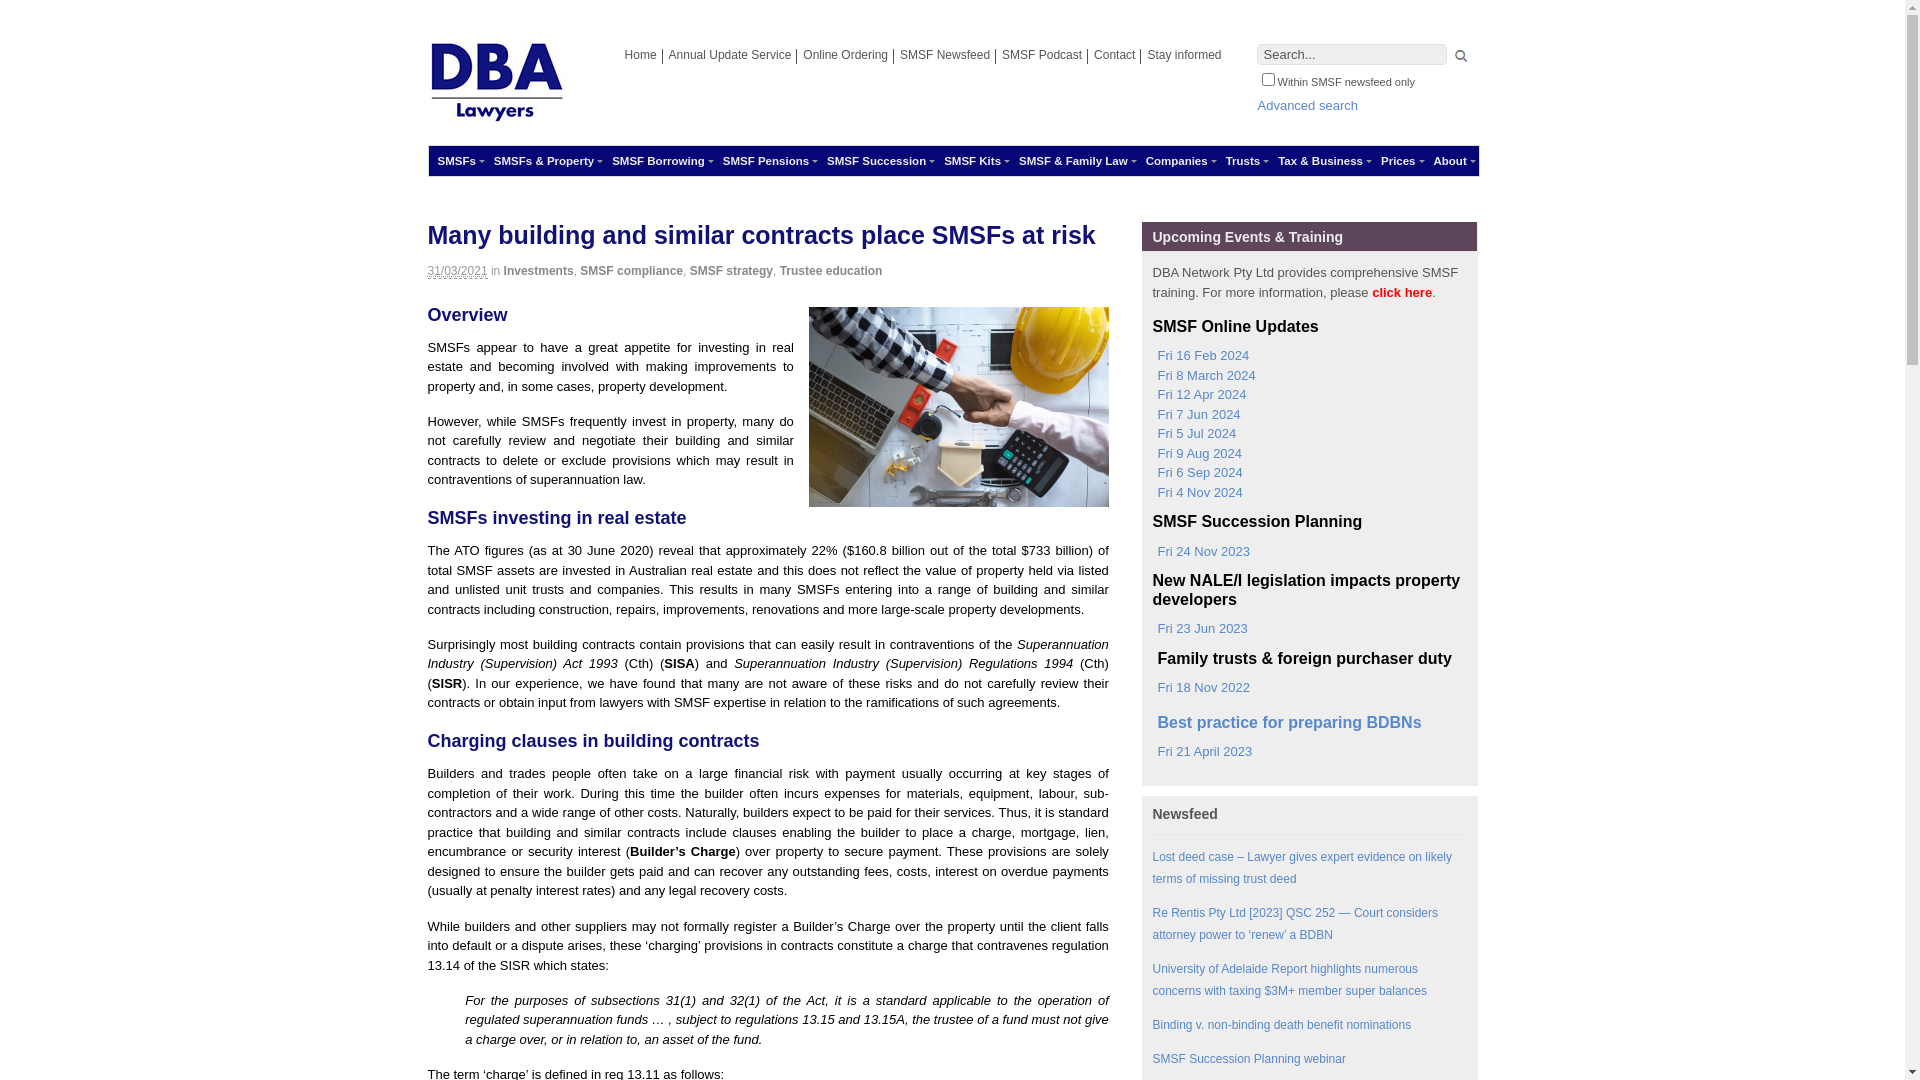 The width and height of the screenshot is (1920, 1080). What do you see at coordinates (1307, 105) in the screenshot?
I see `'Advanced search'` at bounding box center [1307, 105].